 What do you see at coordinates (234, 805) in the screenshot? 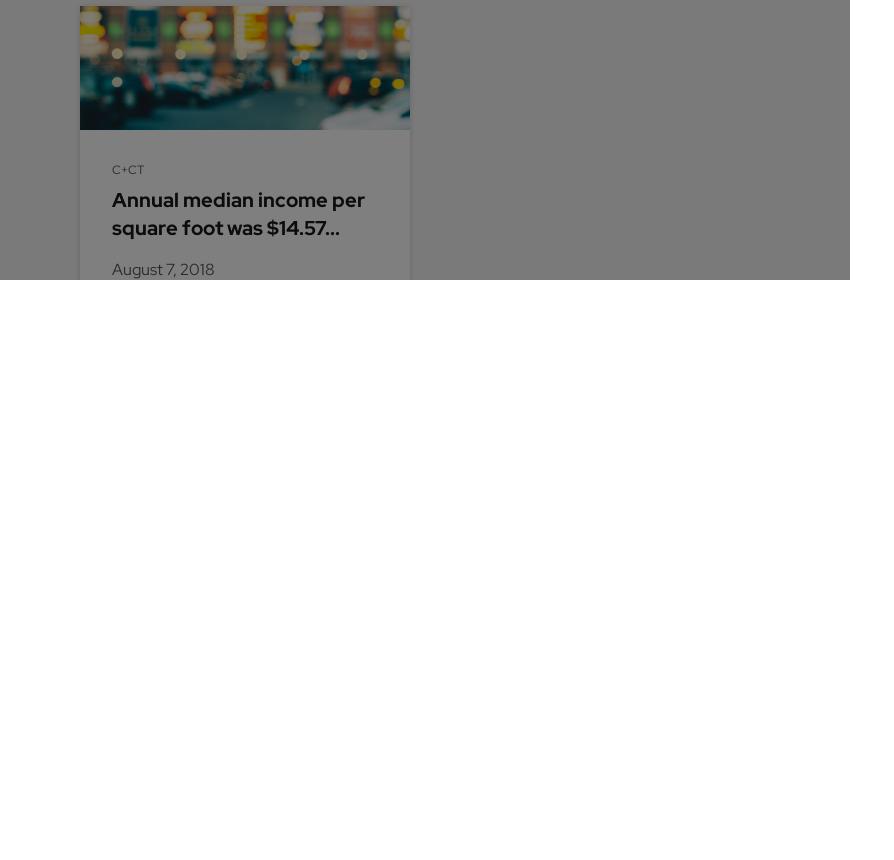
I see `'© Copyright 2023 International Council of Shopping Centers. All rights Reserved.'` at bounding box center [234, 805].